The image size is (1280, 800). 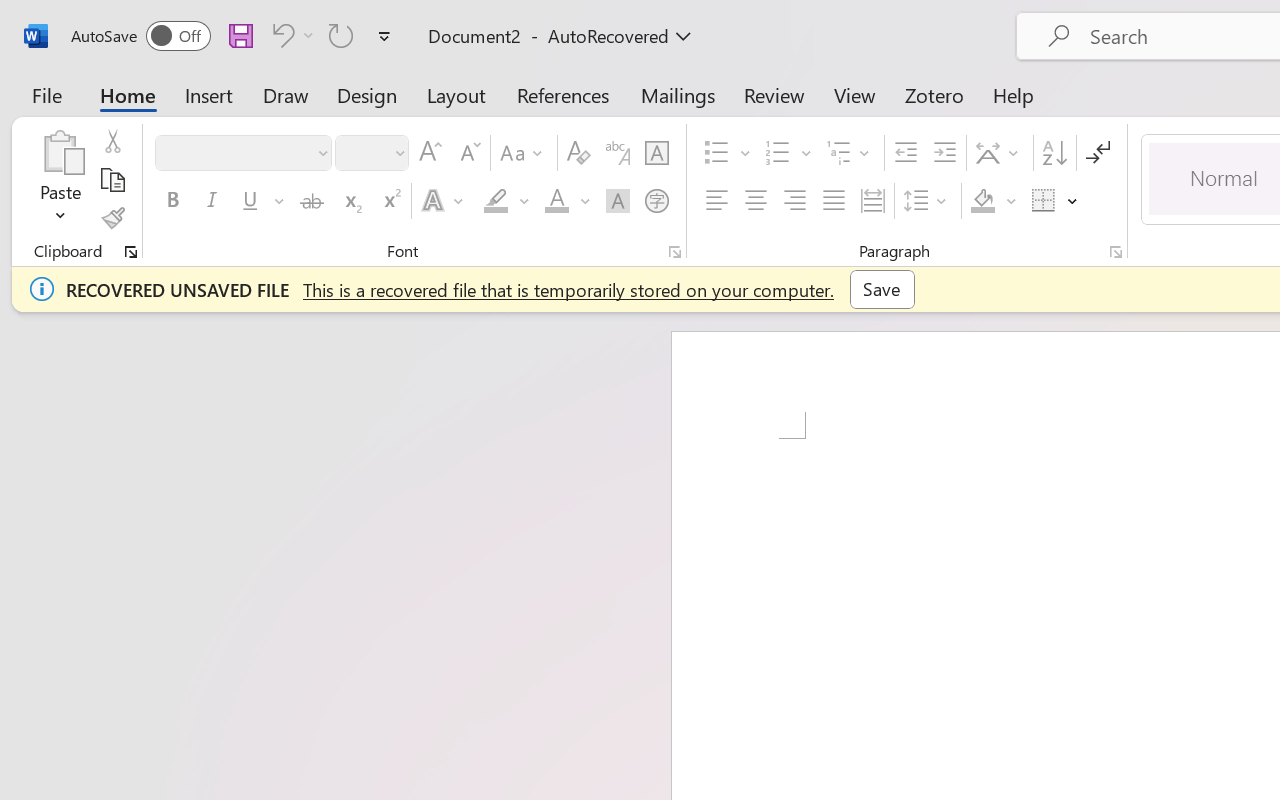 I want to click on 'Sort...', so click(x=1053, y=153).